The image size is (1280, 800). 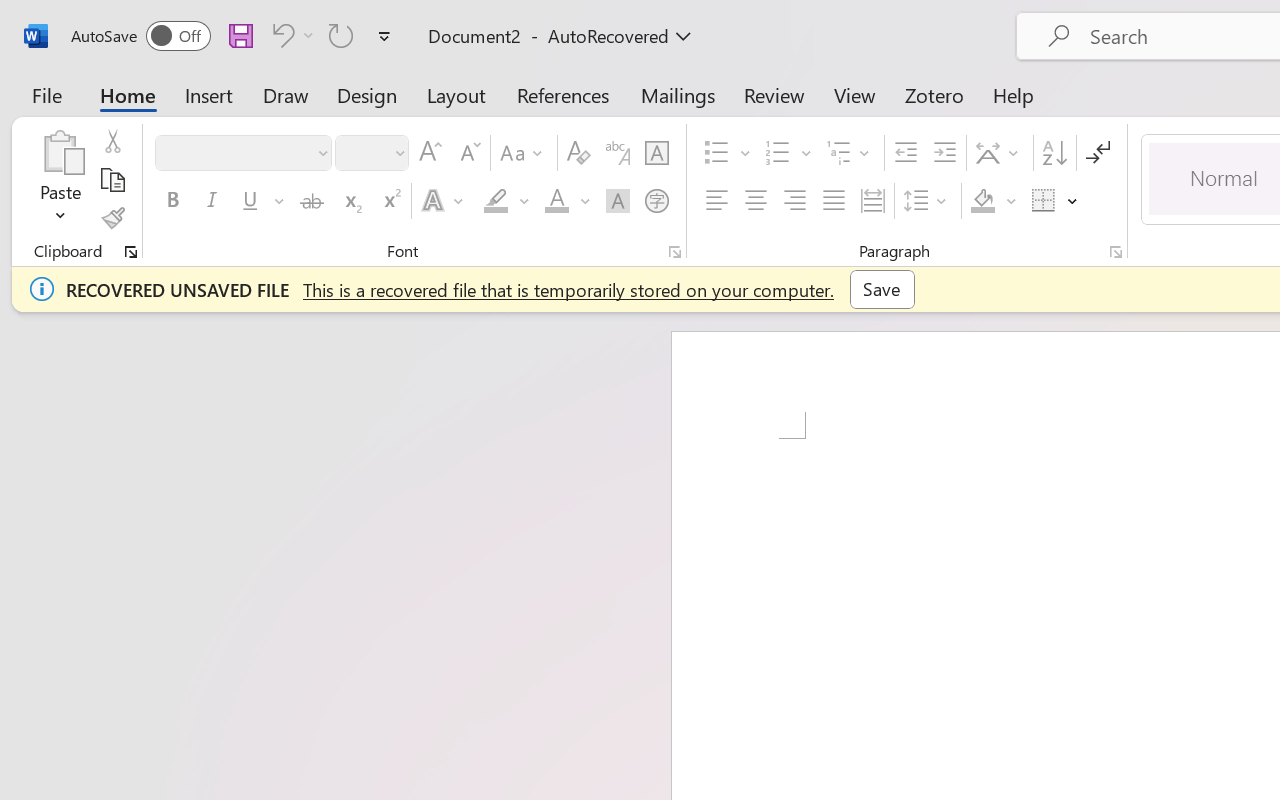 I want to click on 'Sort...', so click(x=1053, y=153).